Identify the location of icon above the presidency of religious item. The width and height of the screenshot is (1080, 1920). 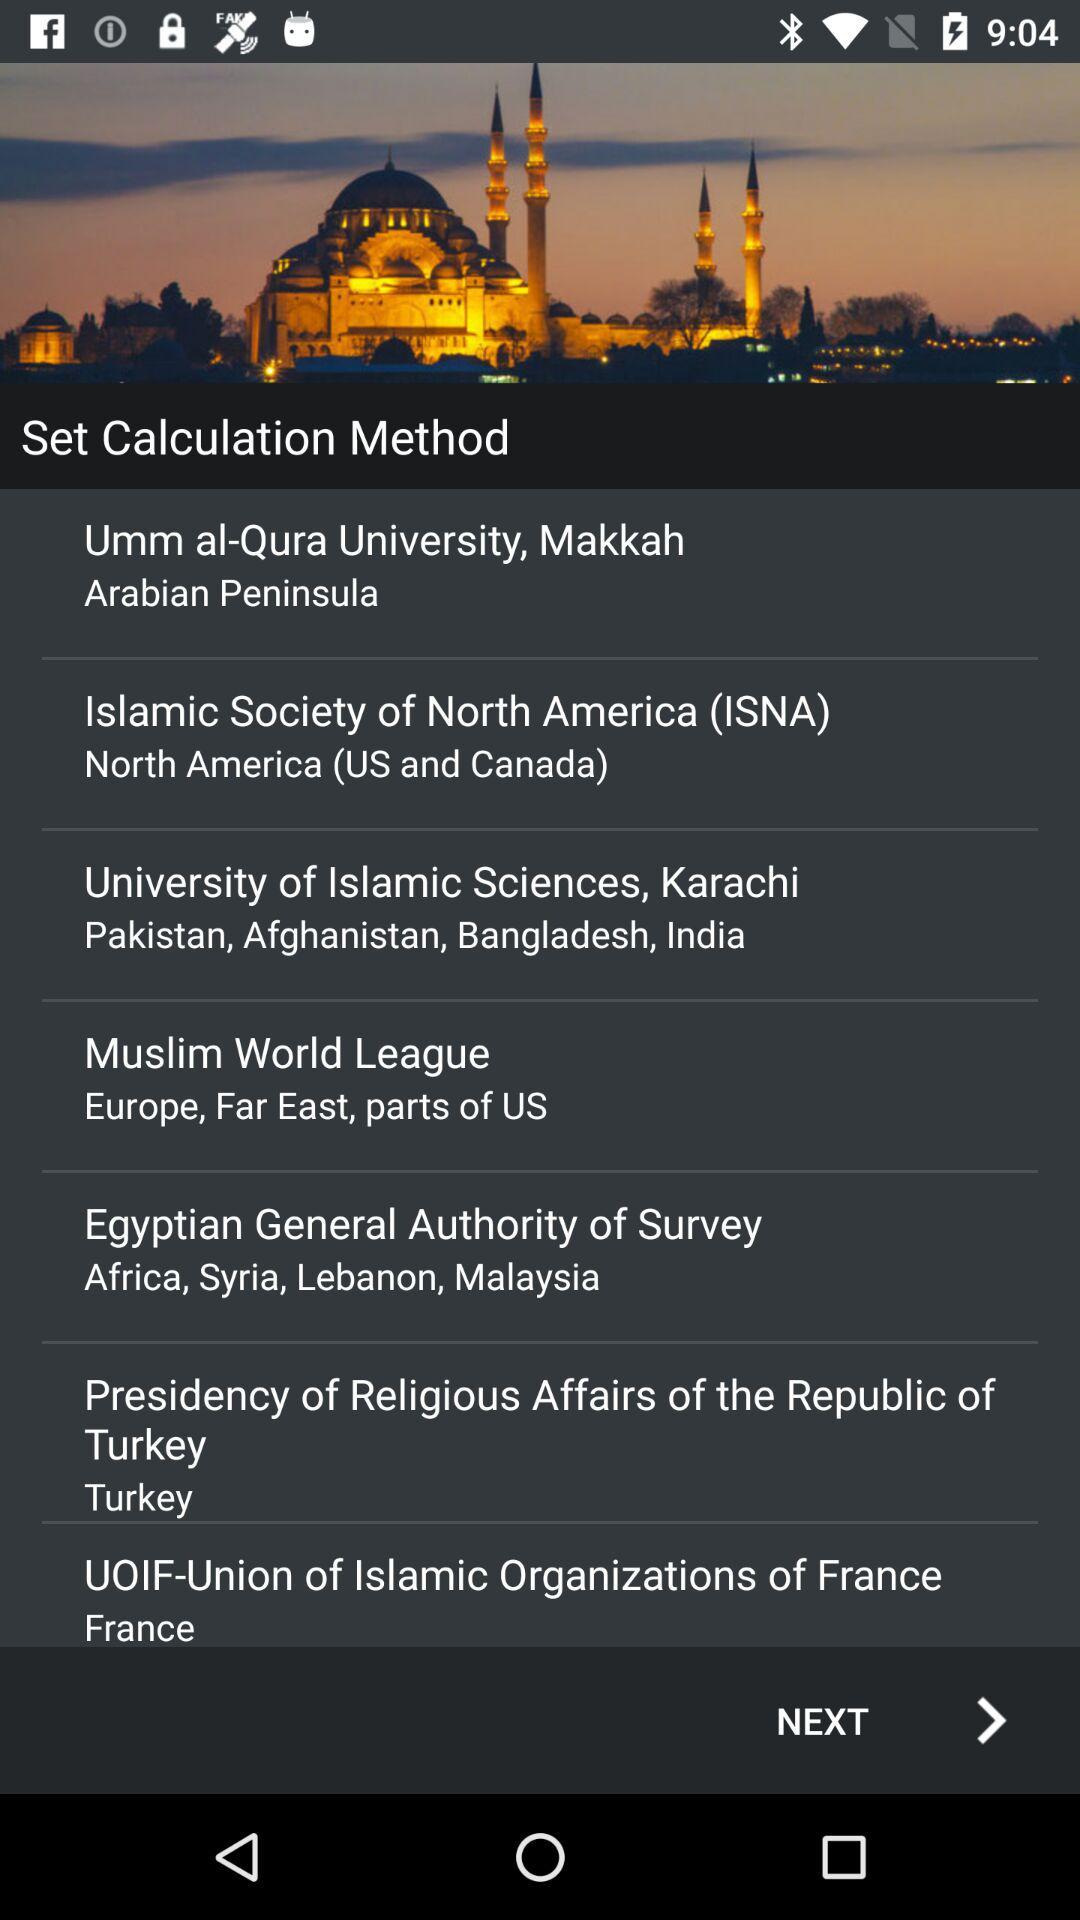
(540, 1274).